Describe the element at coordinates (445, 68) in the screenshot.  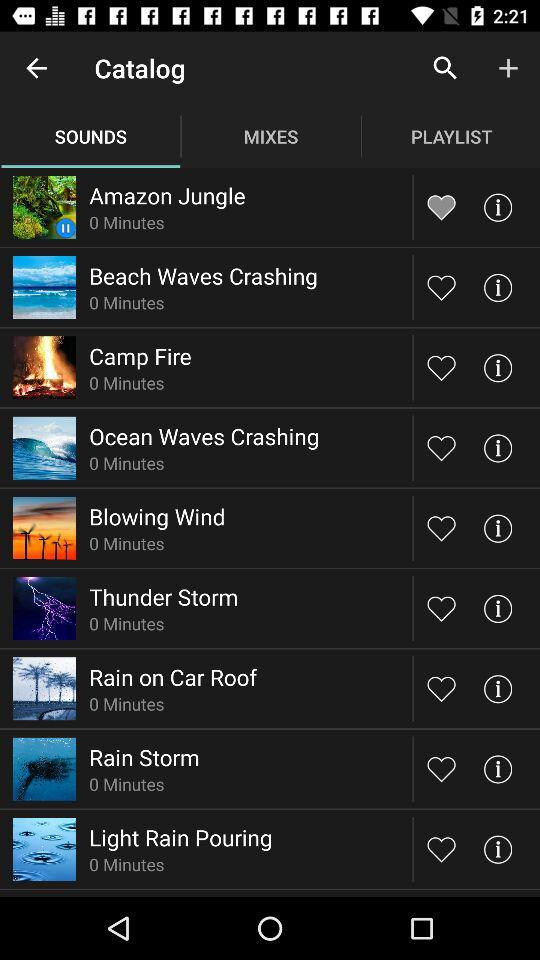
I see `the icon above playlist` at that location.